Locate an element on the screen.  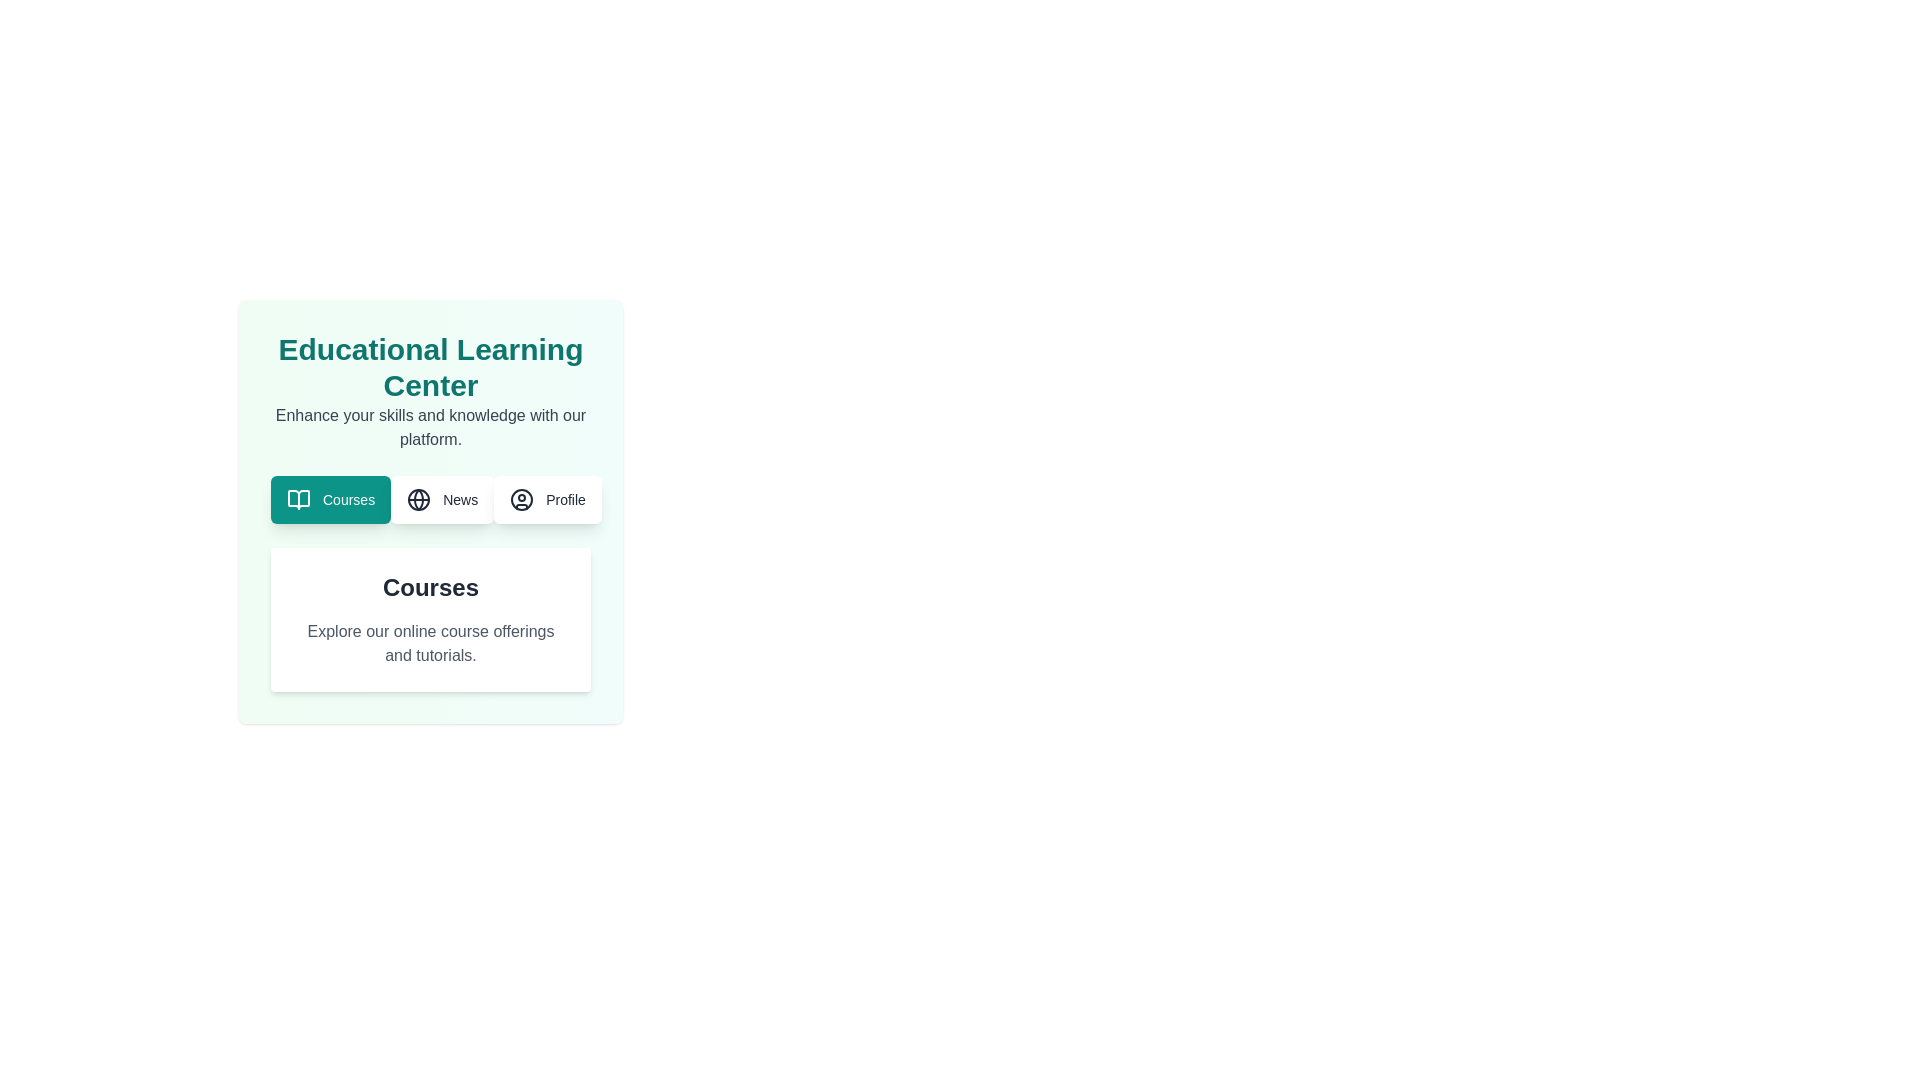
the Profile tab button to navigate to the corresponding section is located at coordinates (547, 499).